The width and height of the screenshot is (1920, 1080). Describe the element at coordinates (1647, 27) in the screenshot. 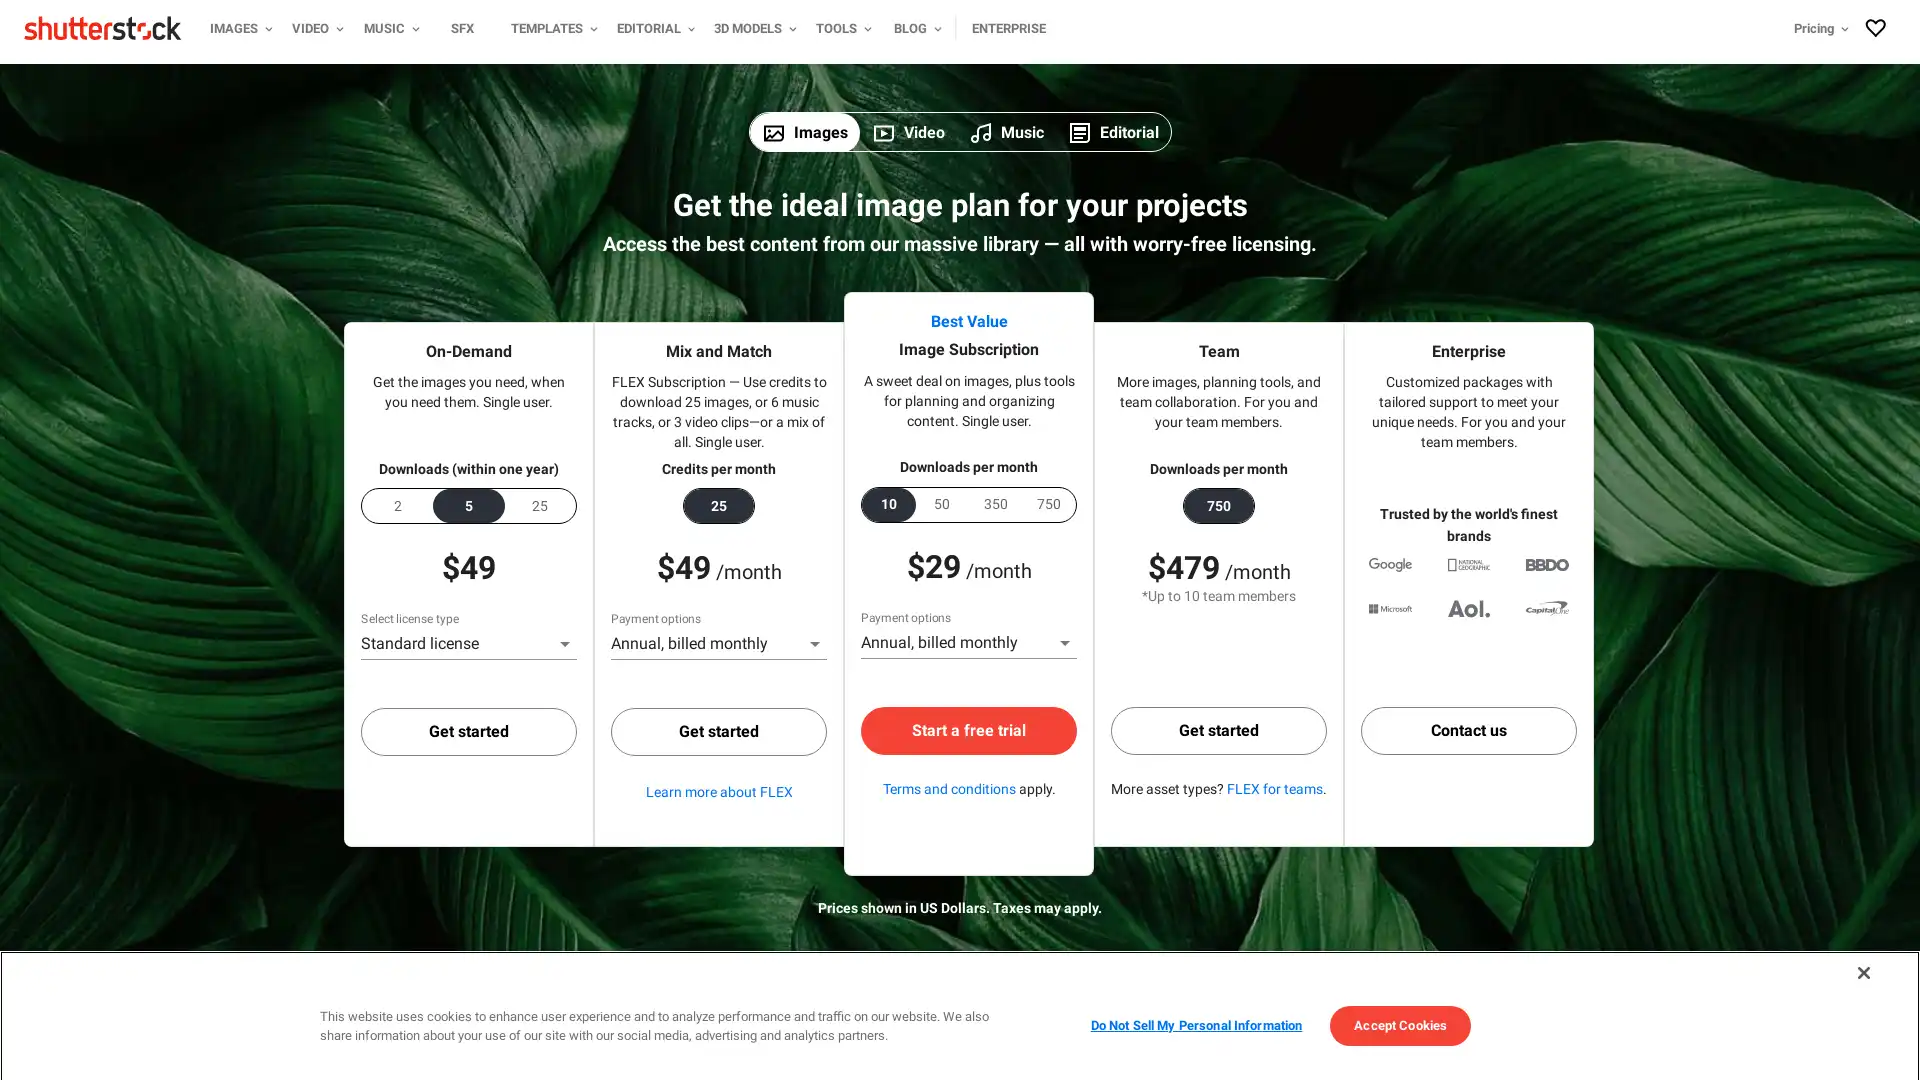

I see `Pricing` at that location.